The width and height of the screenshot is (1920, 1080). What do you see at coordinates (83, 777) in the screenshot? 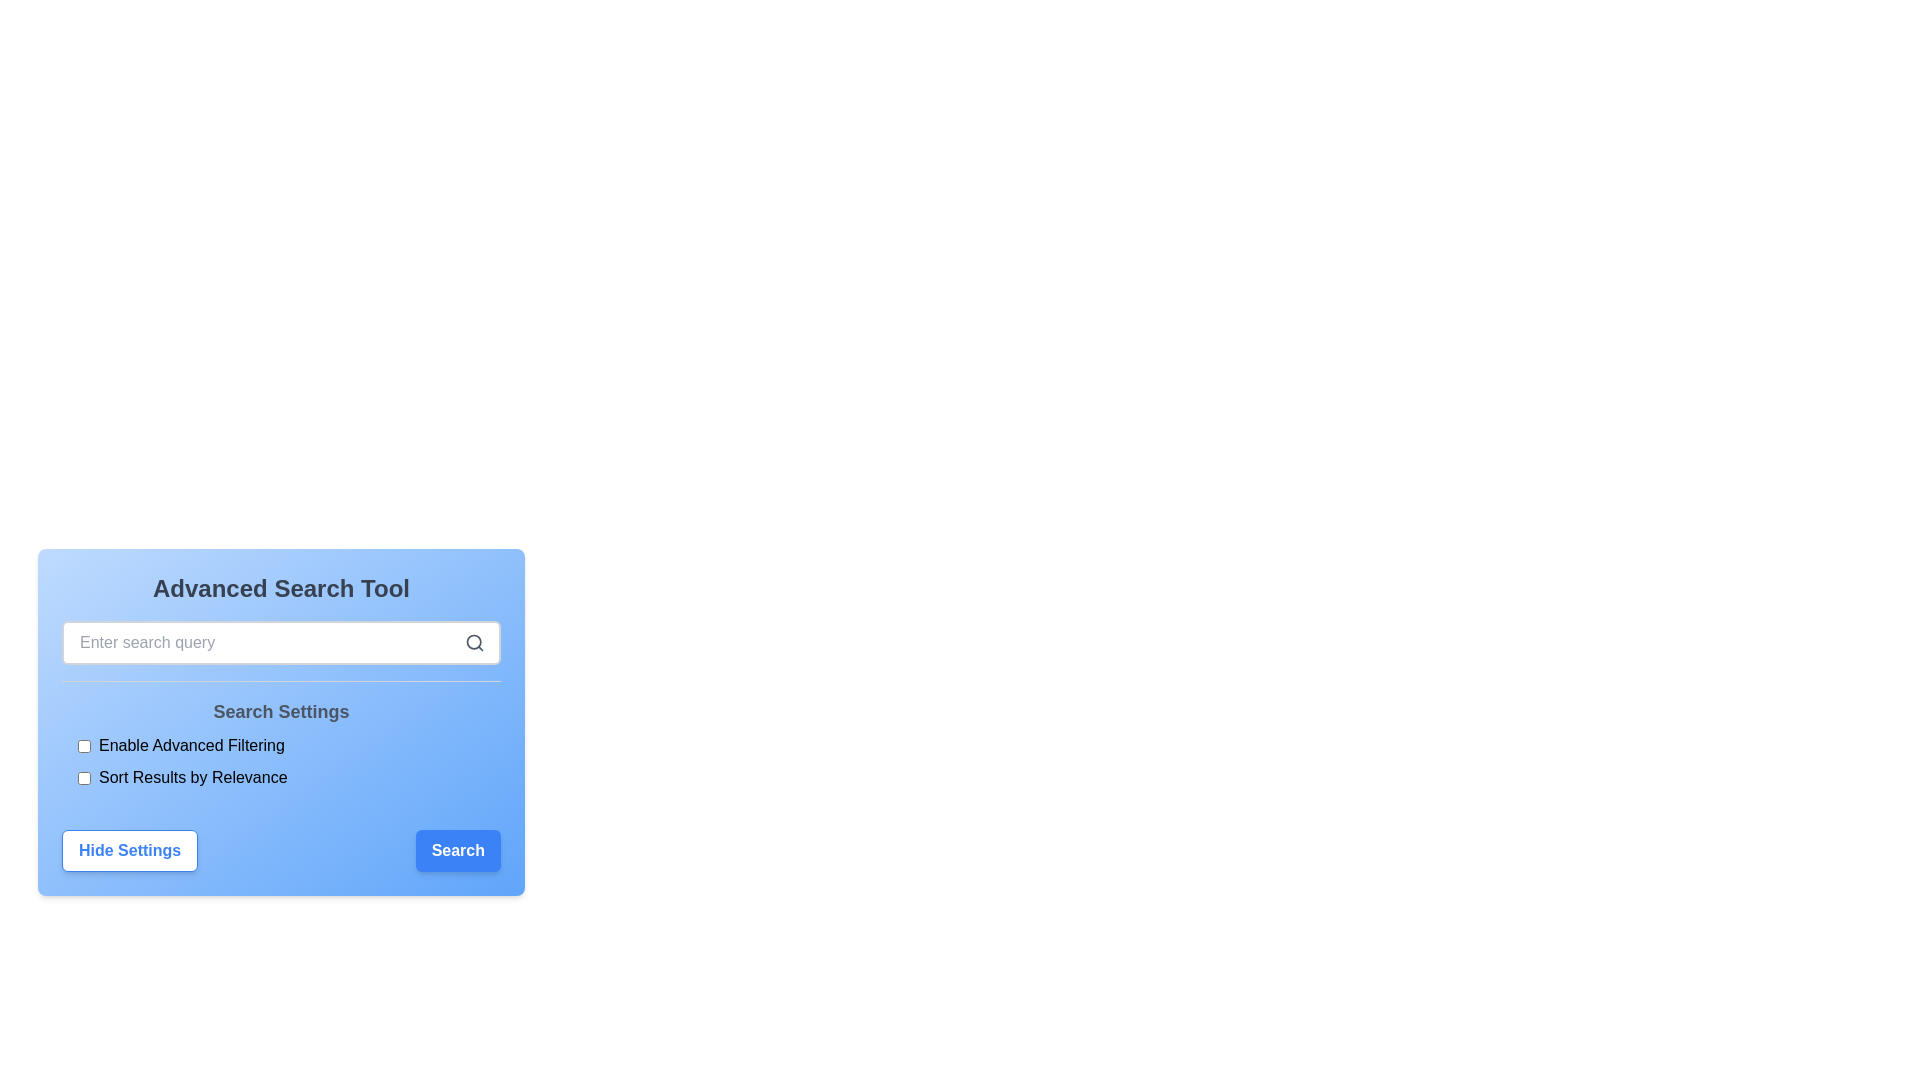
I see `the checkbox styled with a blue border and a white inner box, positioned in the 'Search Settings' section` at bounding box center [83, 777].